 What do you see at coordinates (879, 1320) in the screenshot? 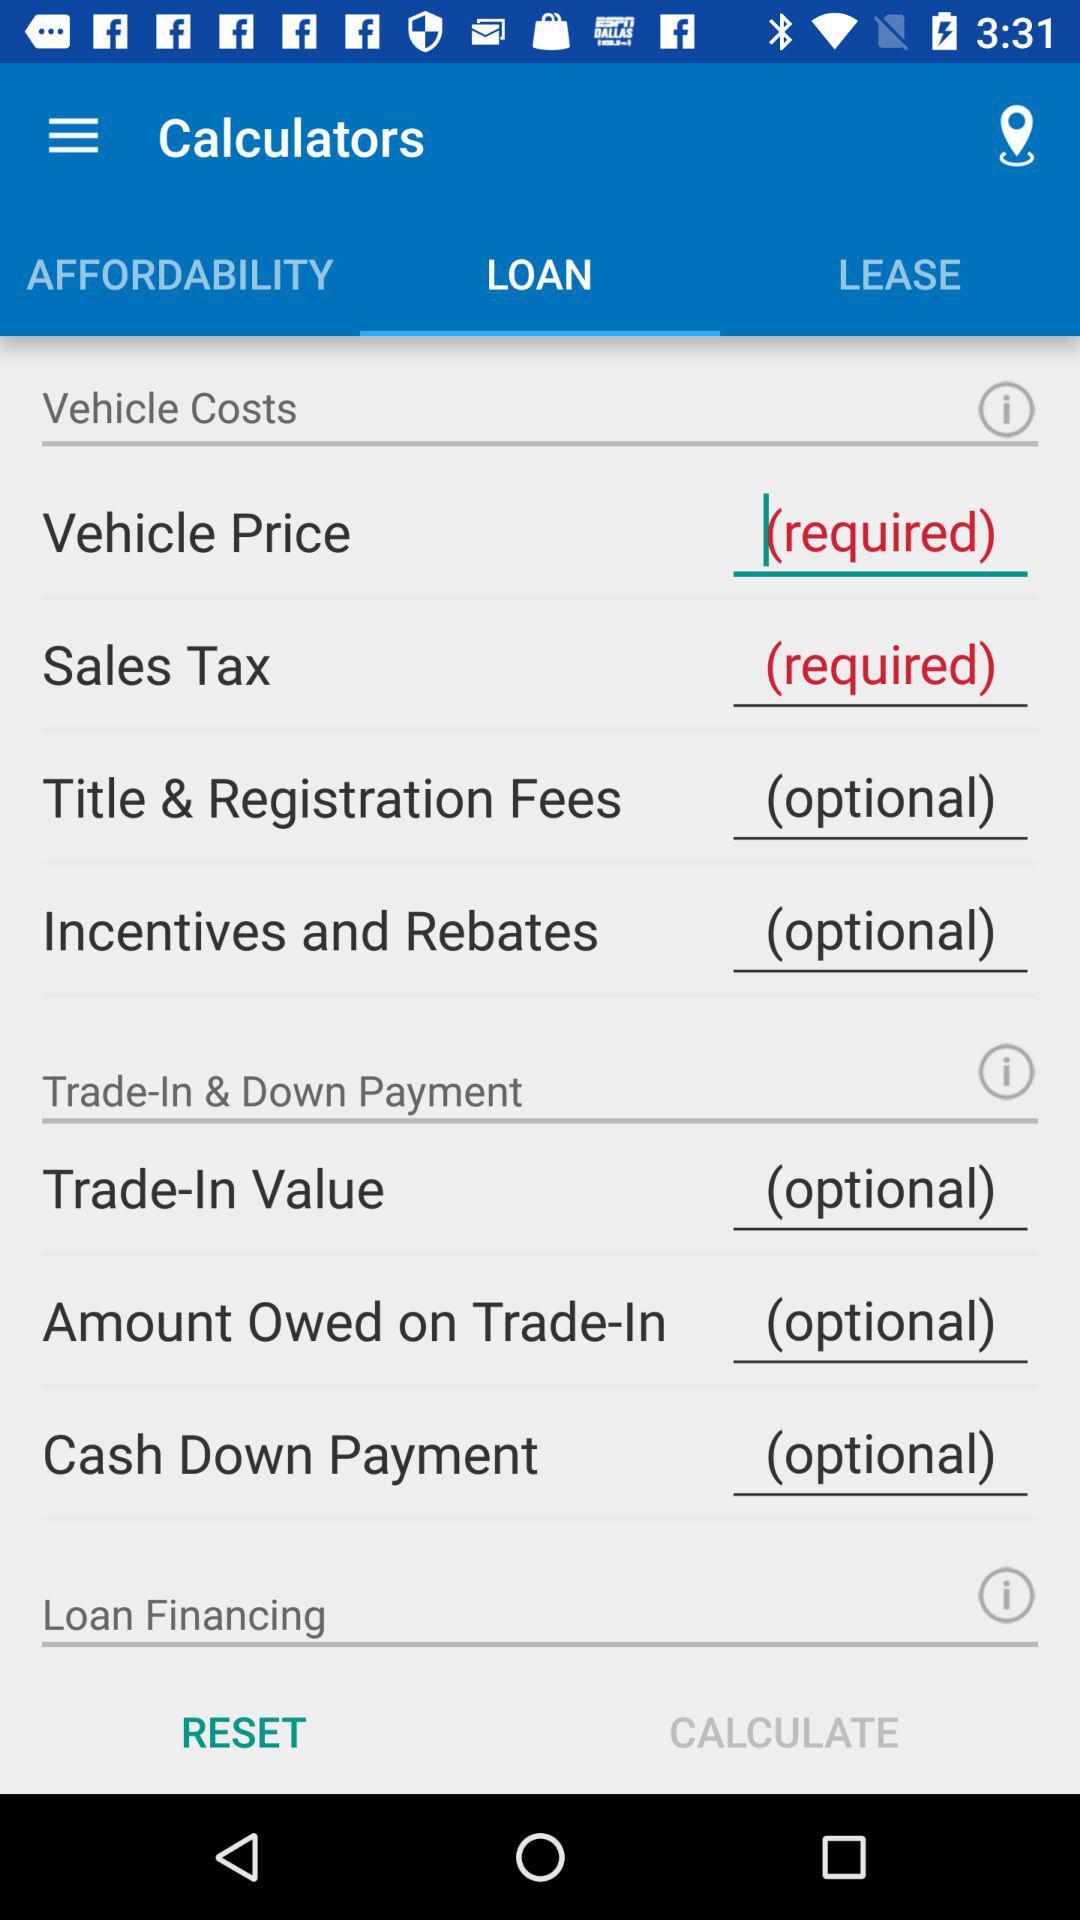
I see `input amount owed on trade` at bounding box center [879, 1320].